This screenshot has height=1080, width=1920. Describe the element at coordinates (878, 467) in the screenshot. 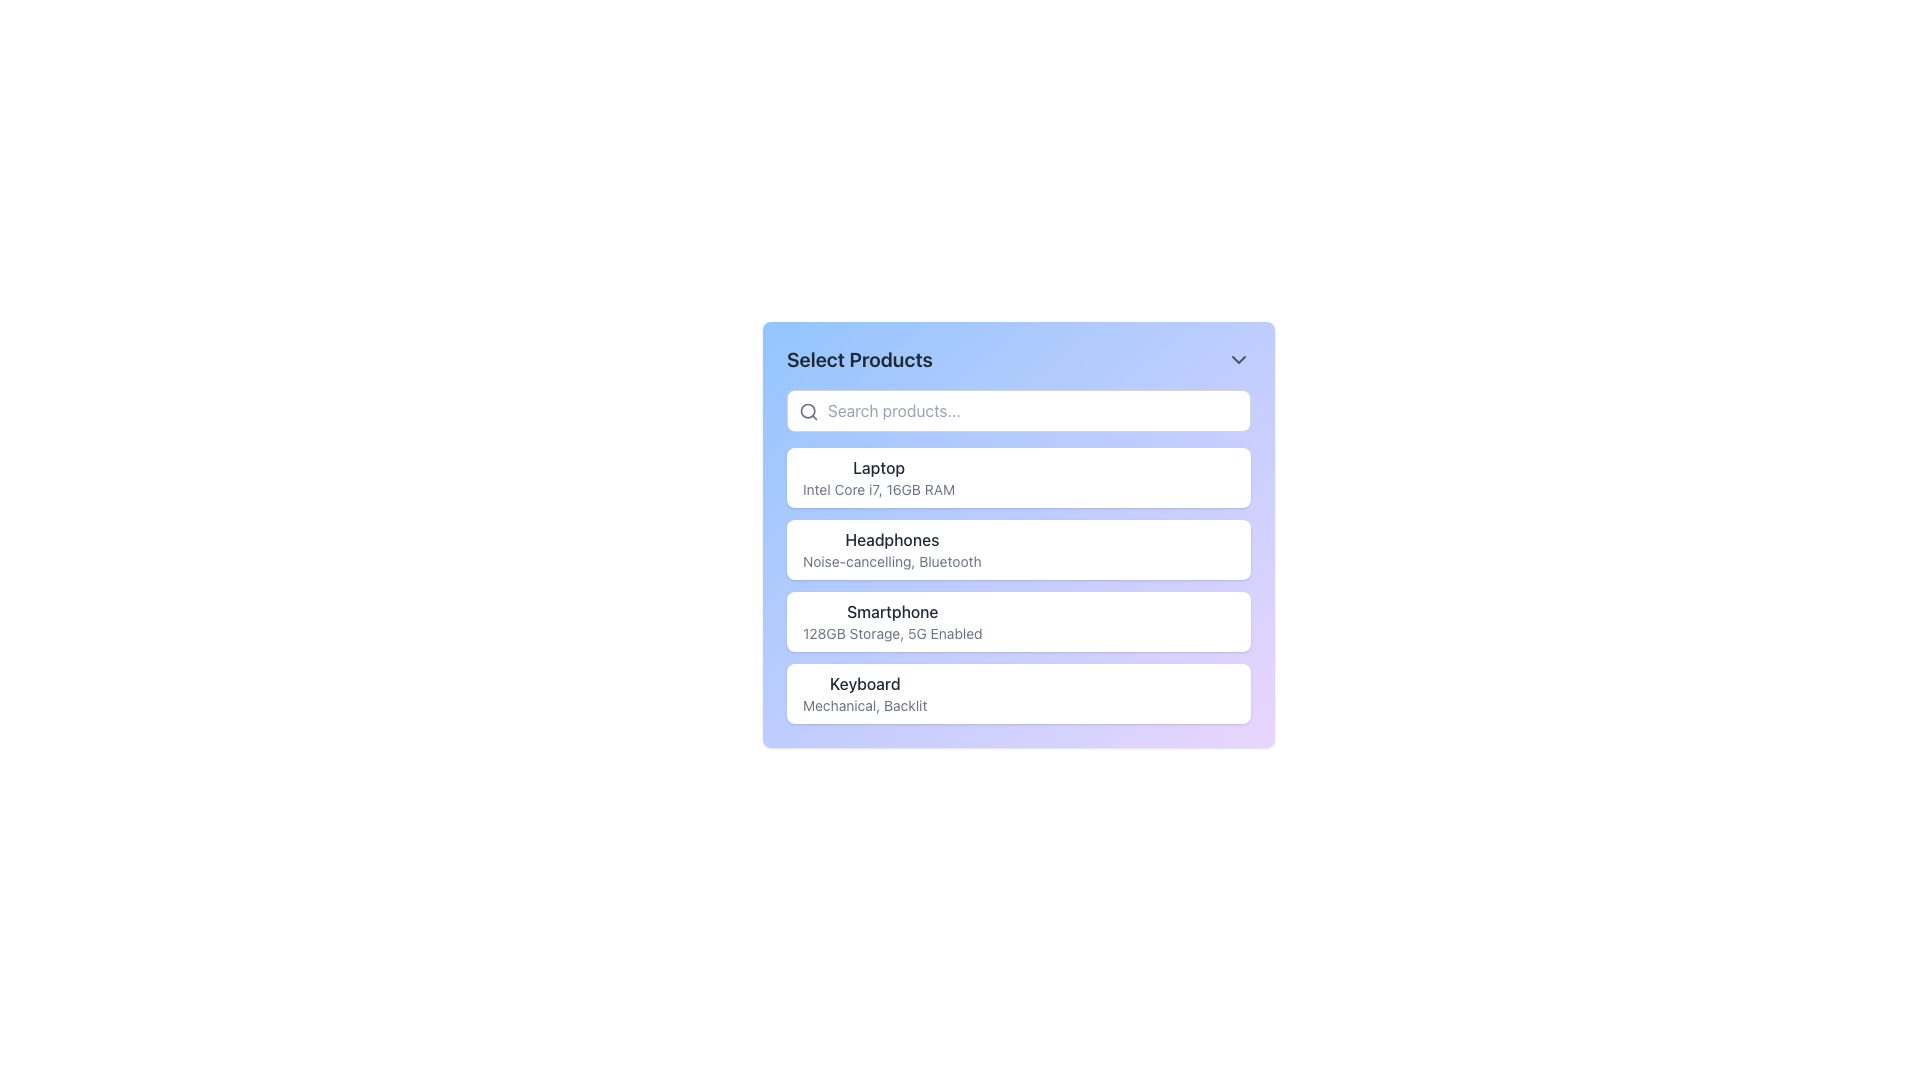

I see `the text label displaying 'Laptop', which is styled in bold medium gray and located in the second row of a dropdown-style menu` at that location.